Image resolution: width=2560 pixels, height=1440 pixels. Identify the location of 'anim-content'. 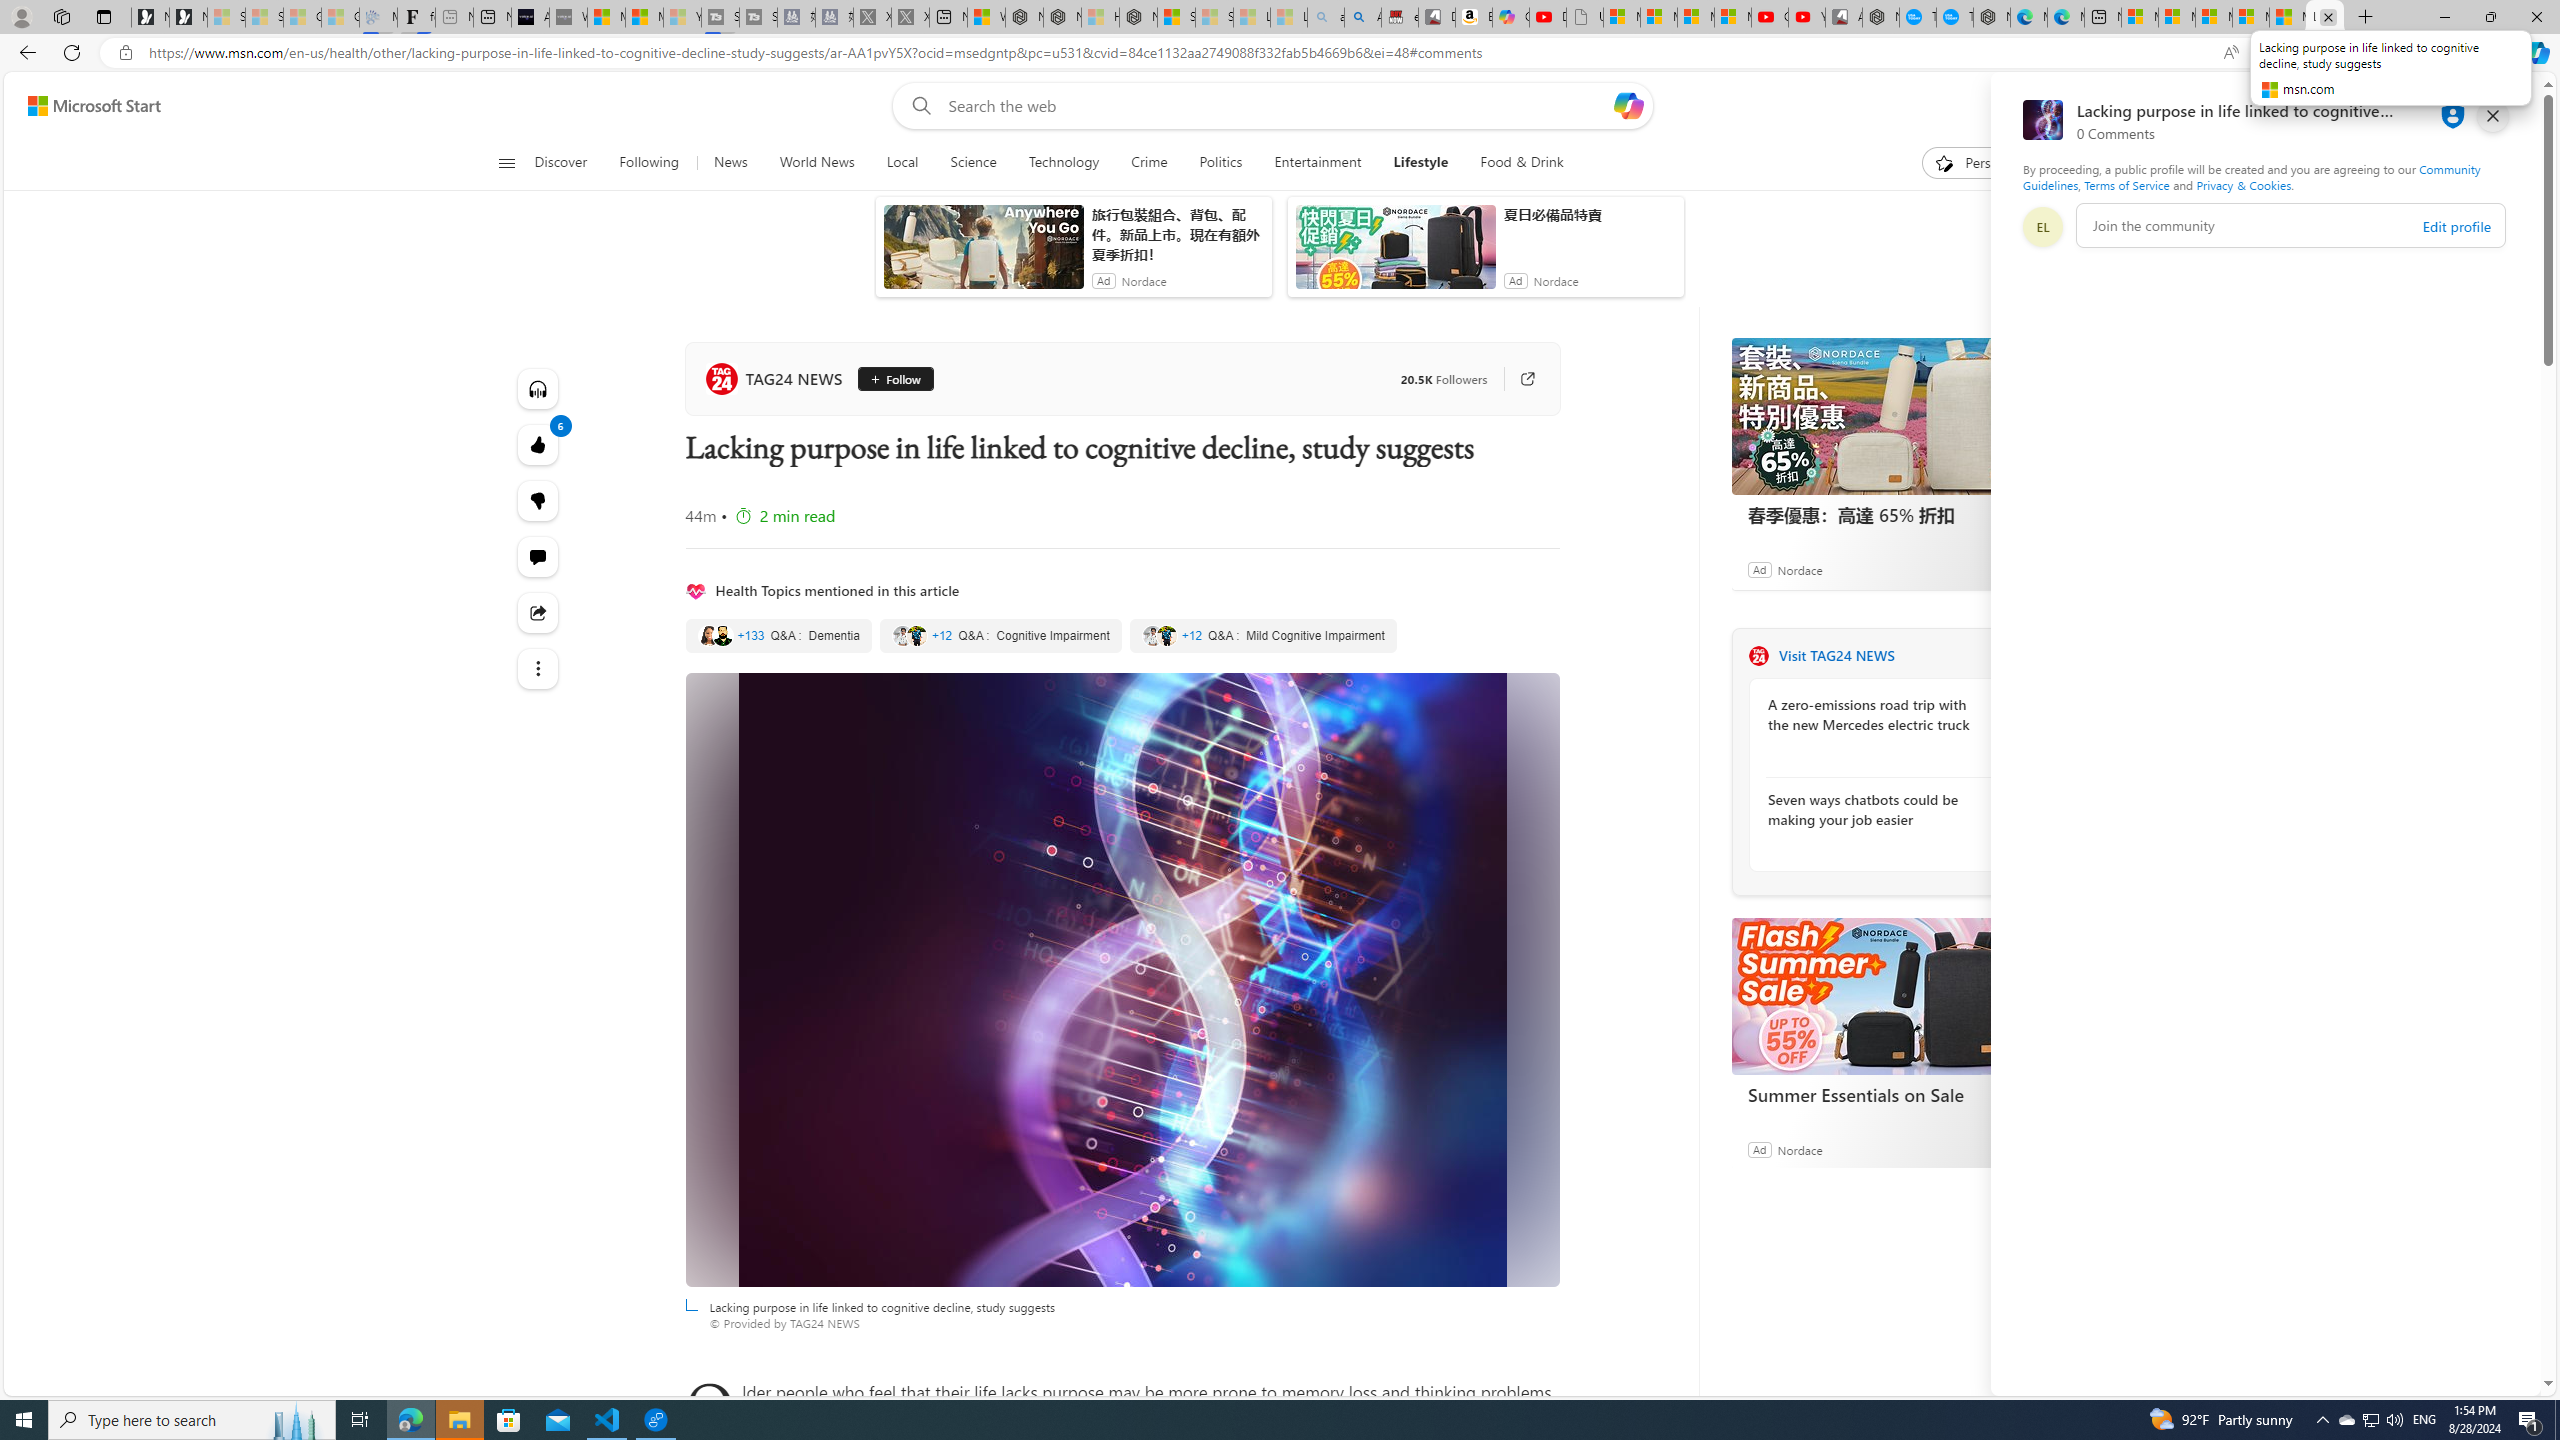
(1394, 253).